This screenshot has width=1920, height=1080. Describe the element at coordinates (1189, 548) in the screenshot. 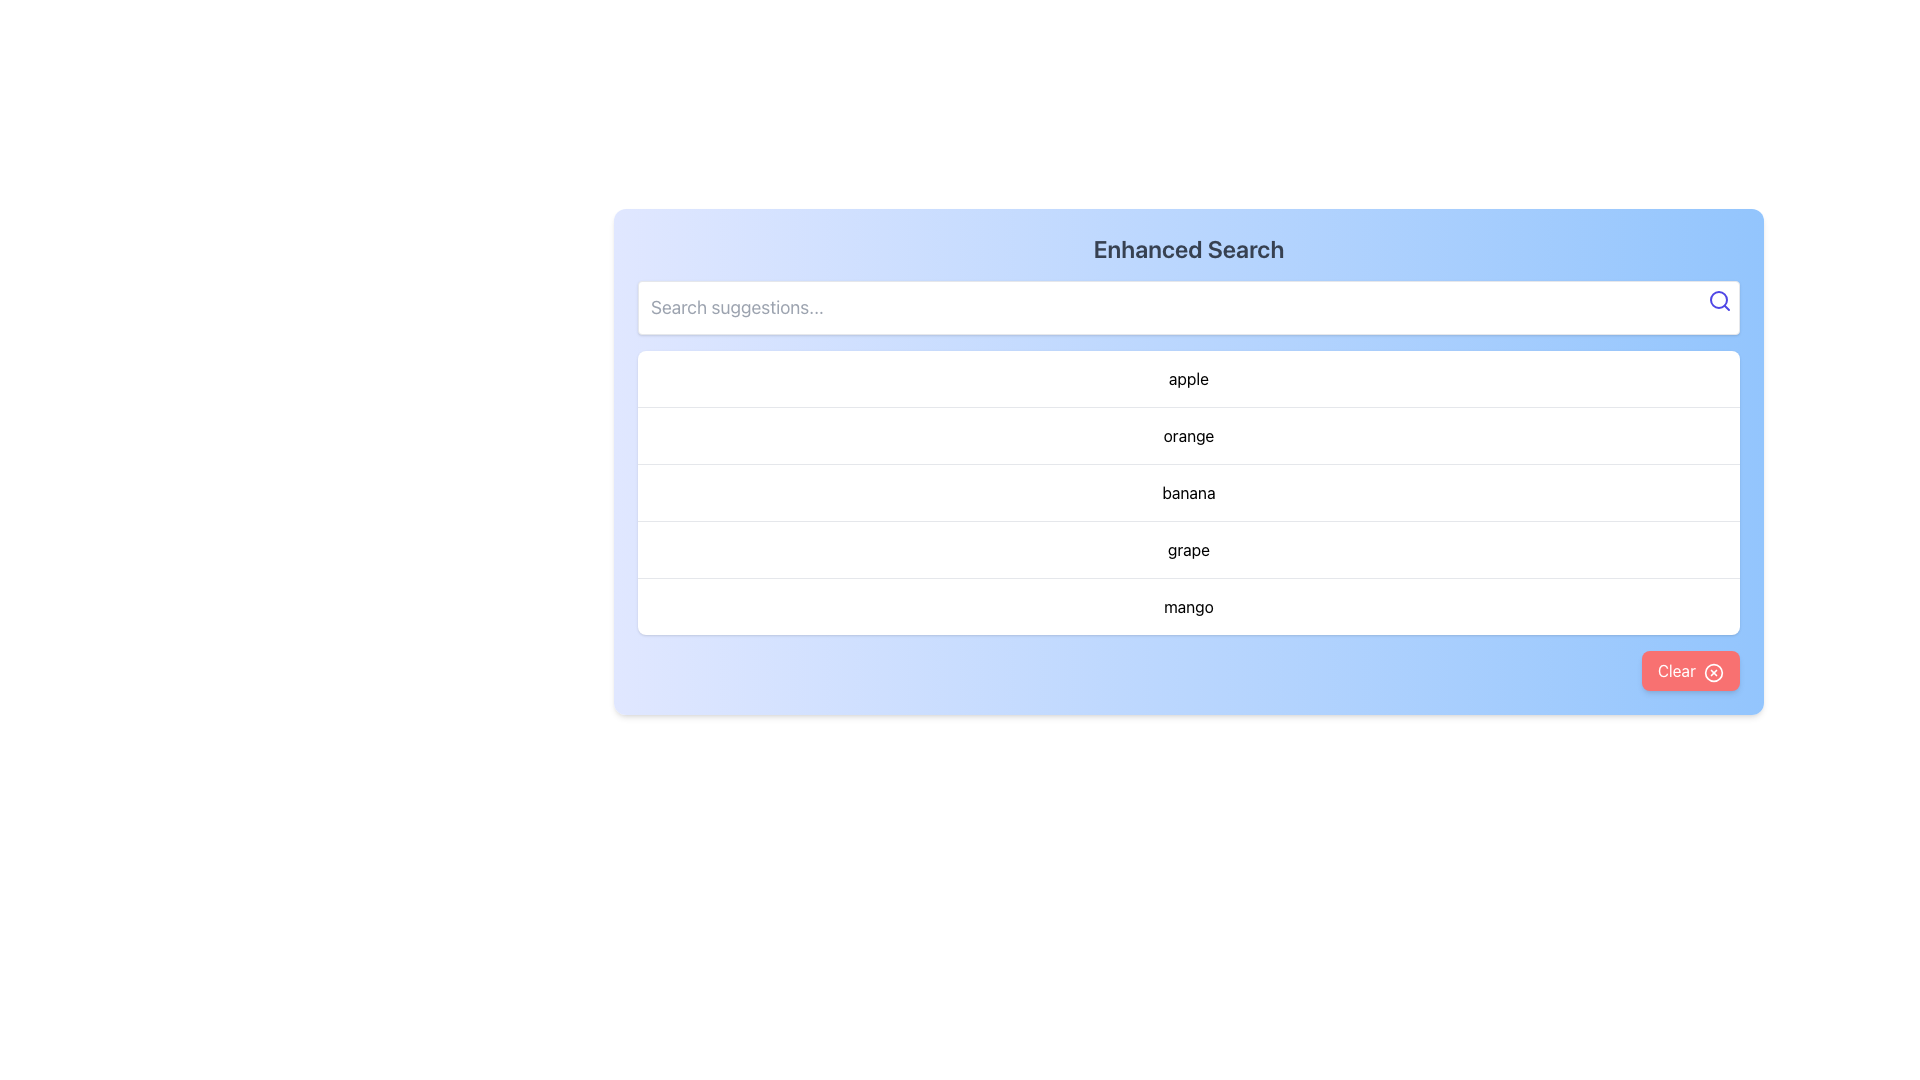

I see `the list item containing the text 'grape', which is the fourth item in a vertically stacked list on a minimalistic white background` at that location.